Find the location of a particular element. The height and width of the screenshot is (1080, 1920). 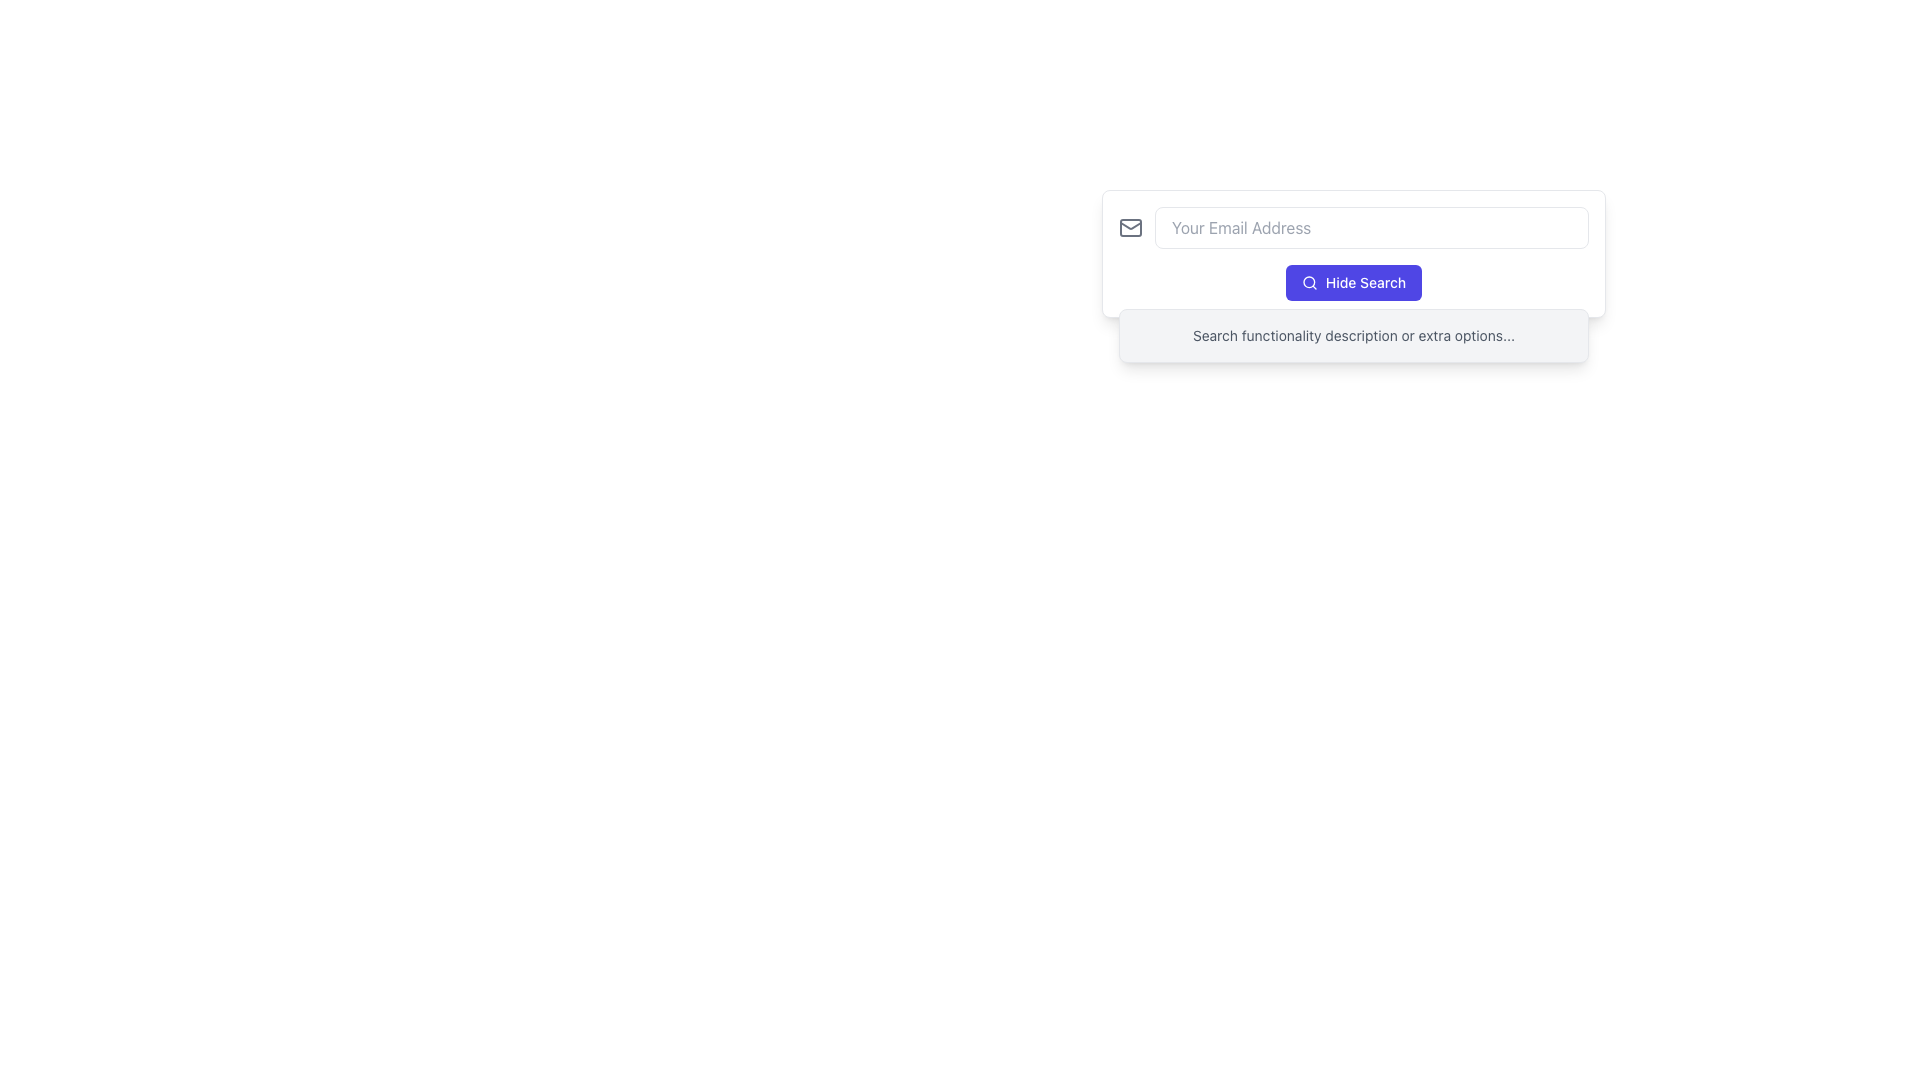

the decorative SVG component of the email input field, which is located to the left of the 'Your Email Address' placeholder text in the top central region of the interface is located at coordinates (1131, 226).